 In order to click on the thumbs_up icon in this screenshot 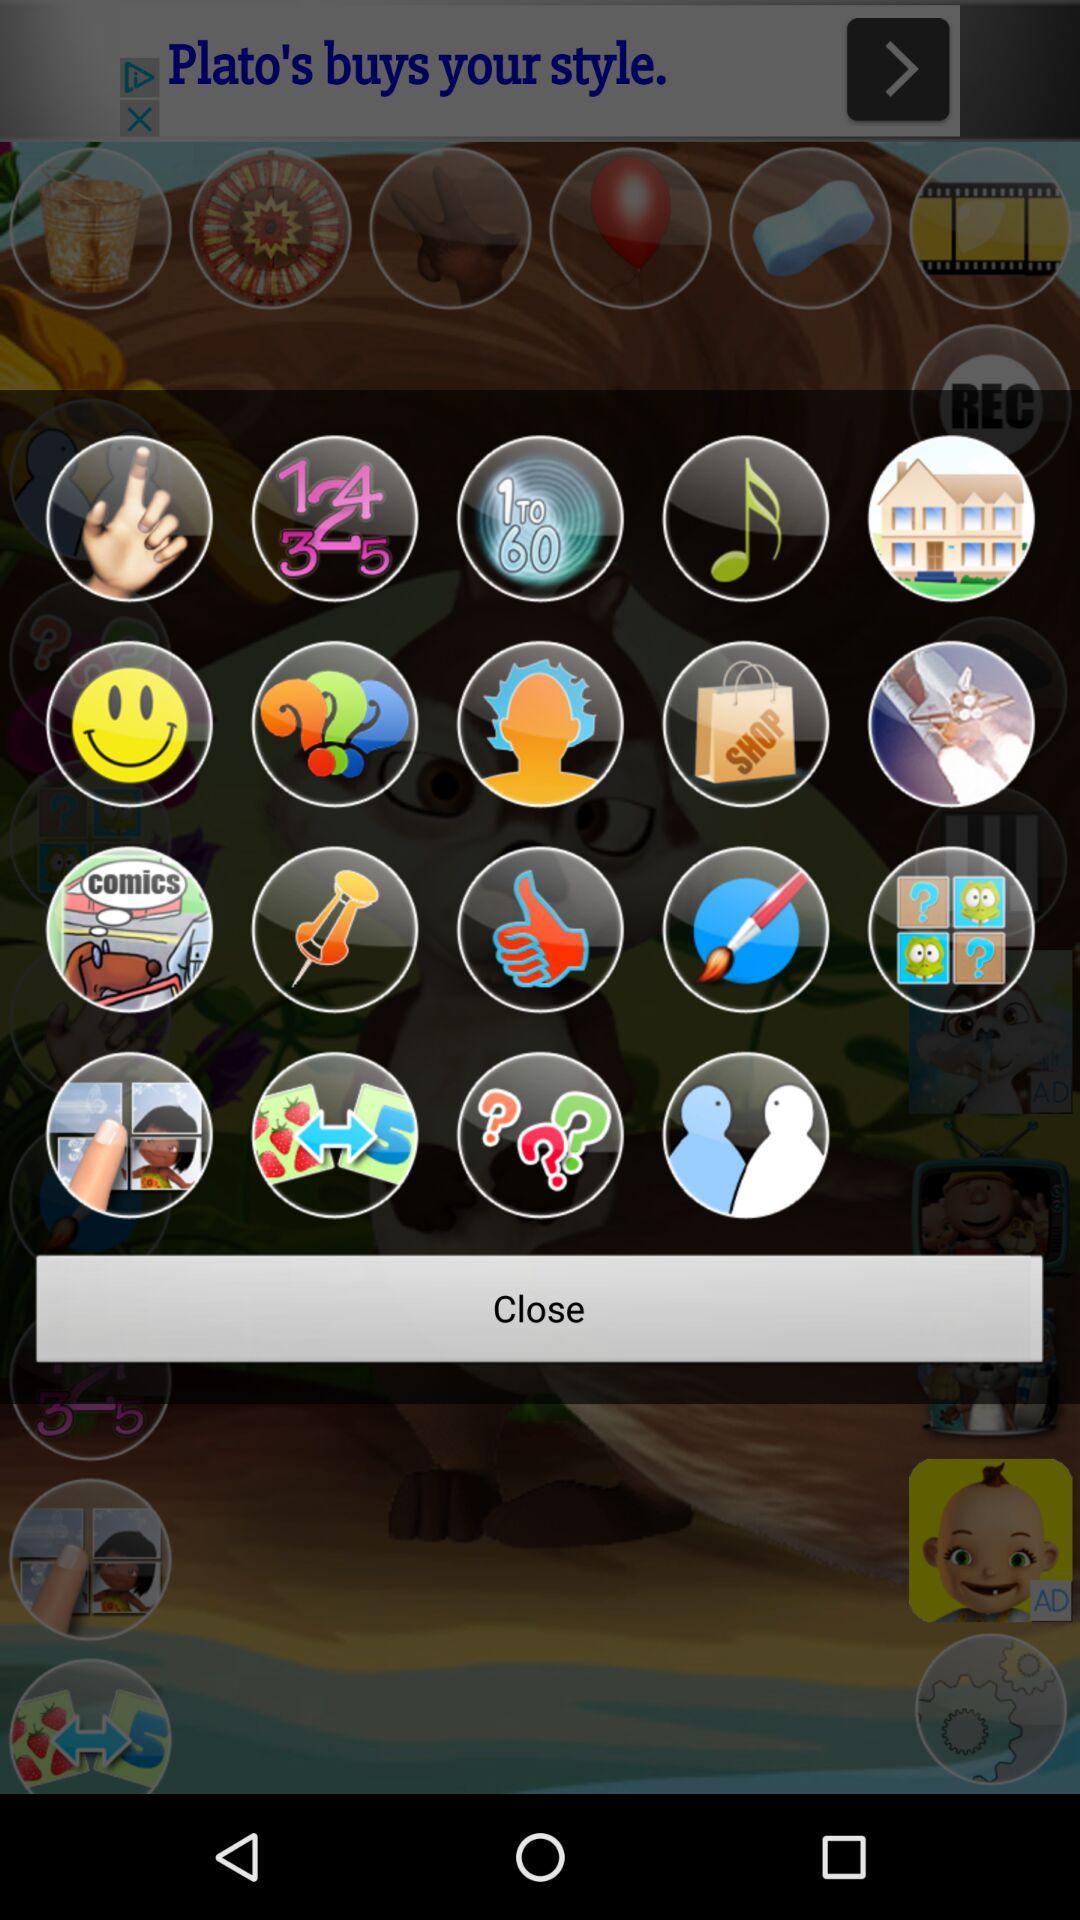, I will do `click(540, 995)`.